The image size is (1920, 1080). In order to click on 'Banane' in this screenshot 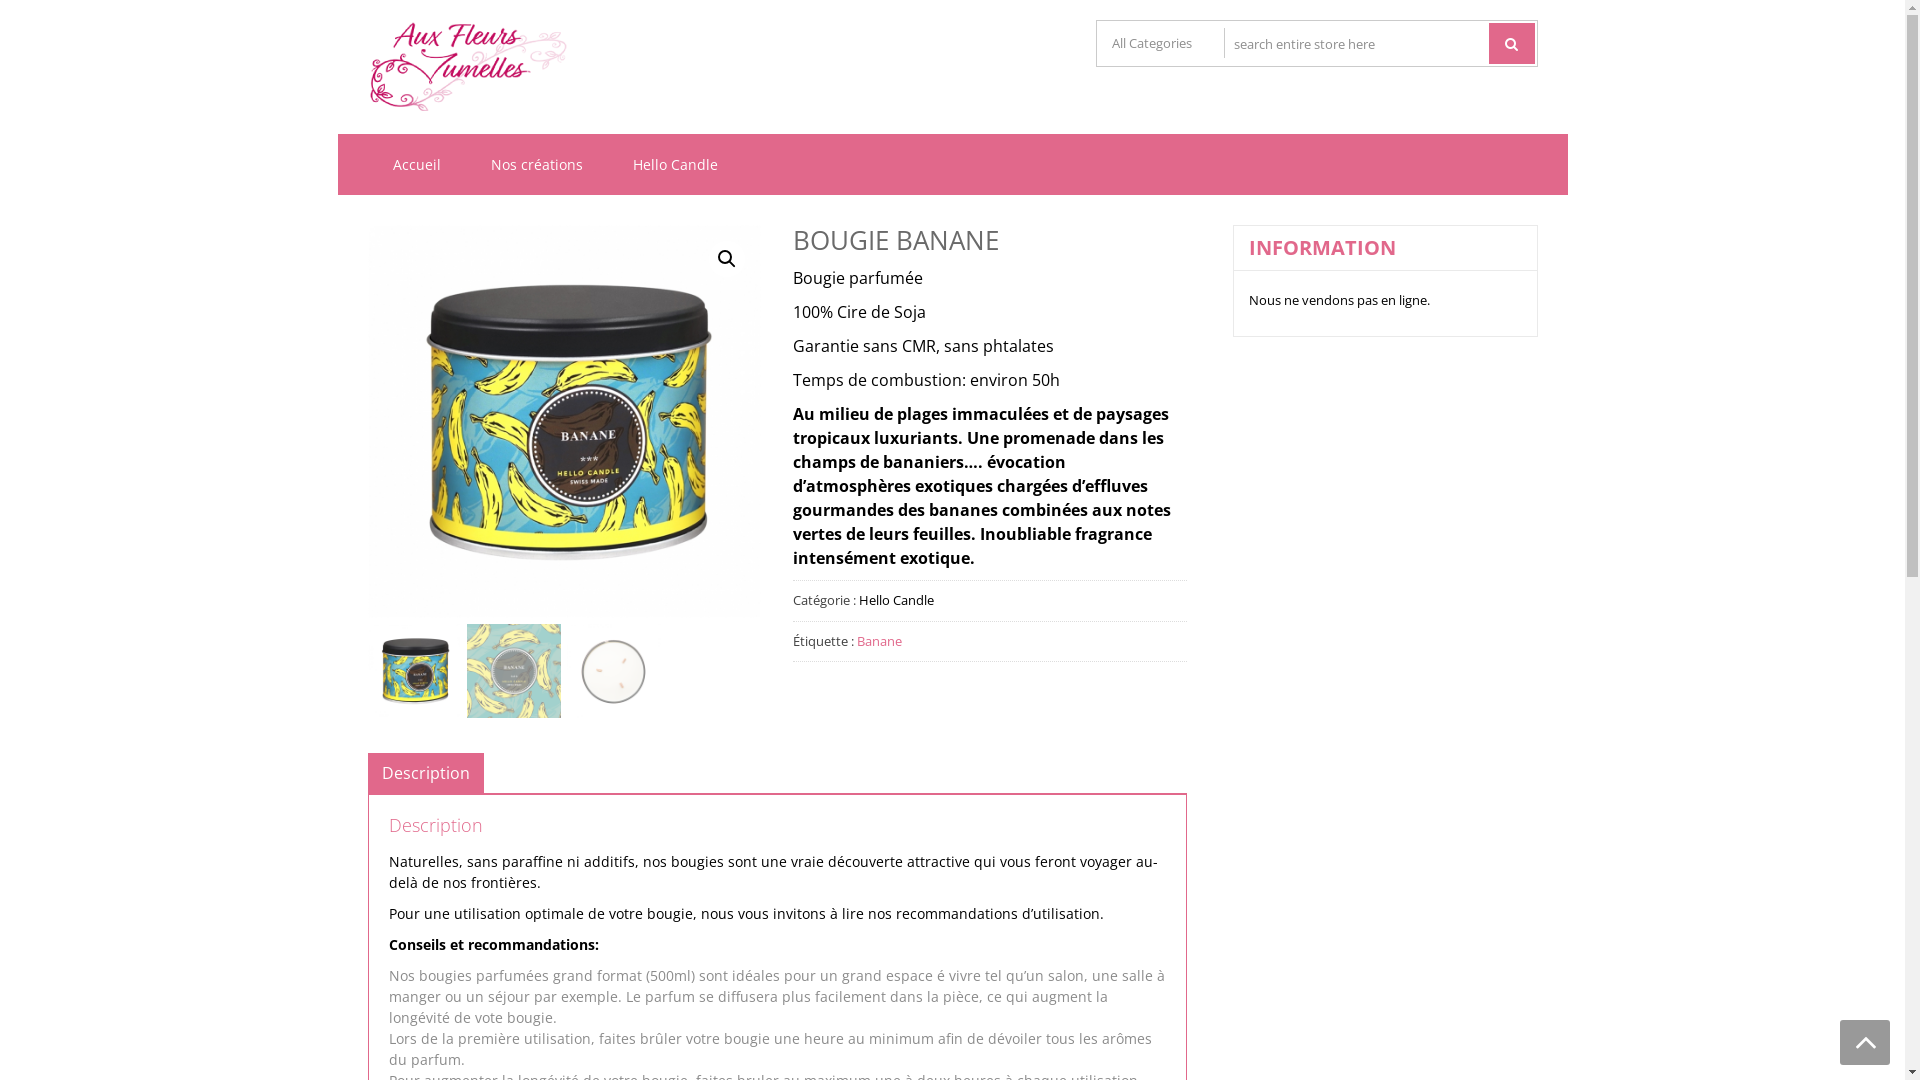, I will do `click(857, 640)`.